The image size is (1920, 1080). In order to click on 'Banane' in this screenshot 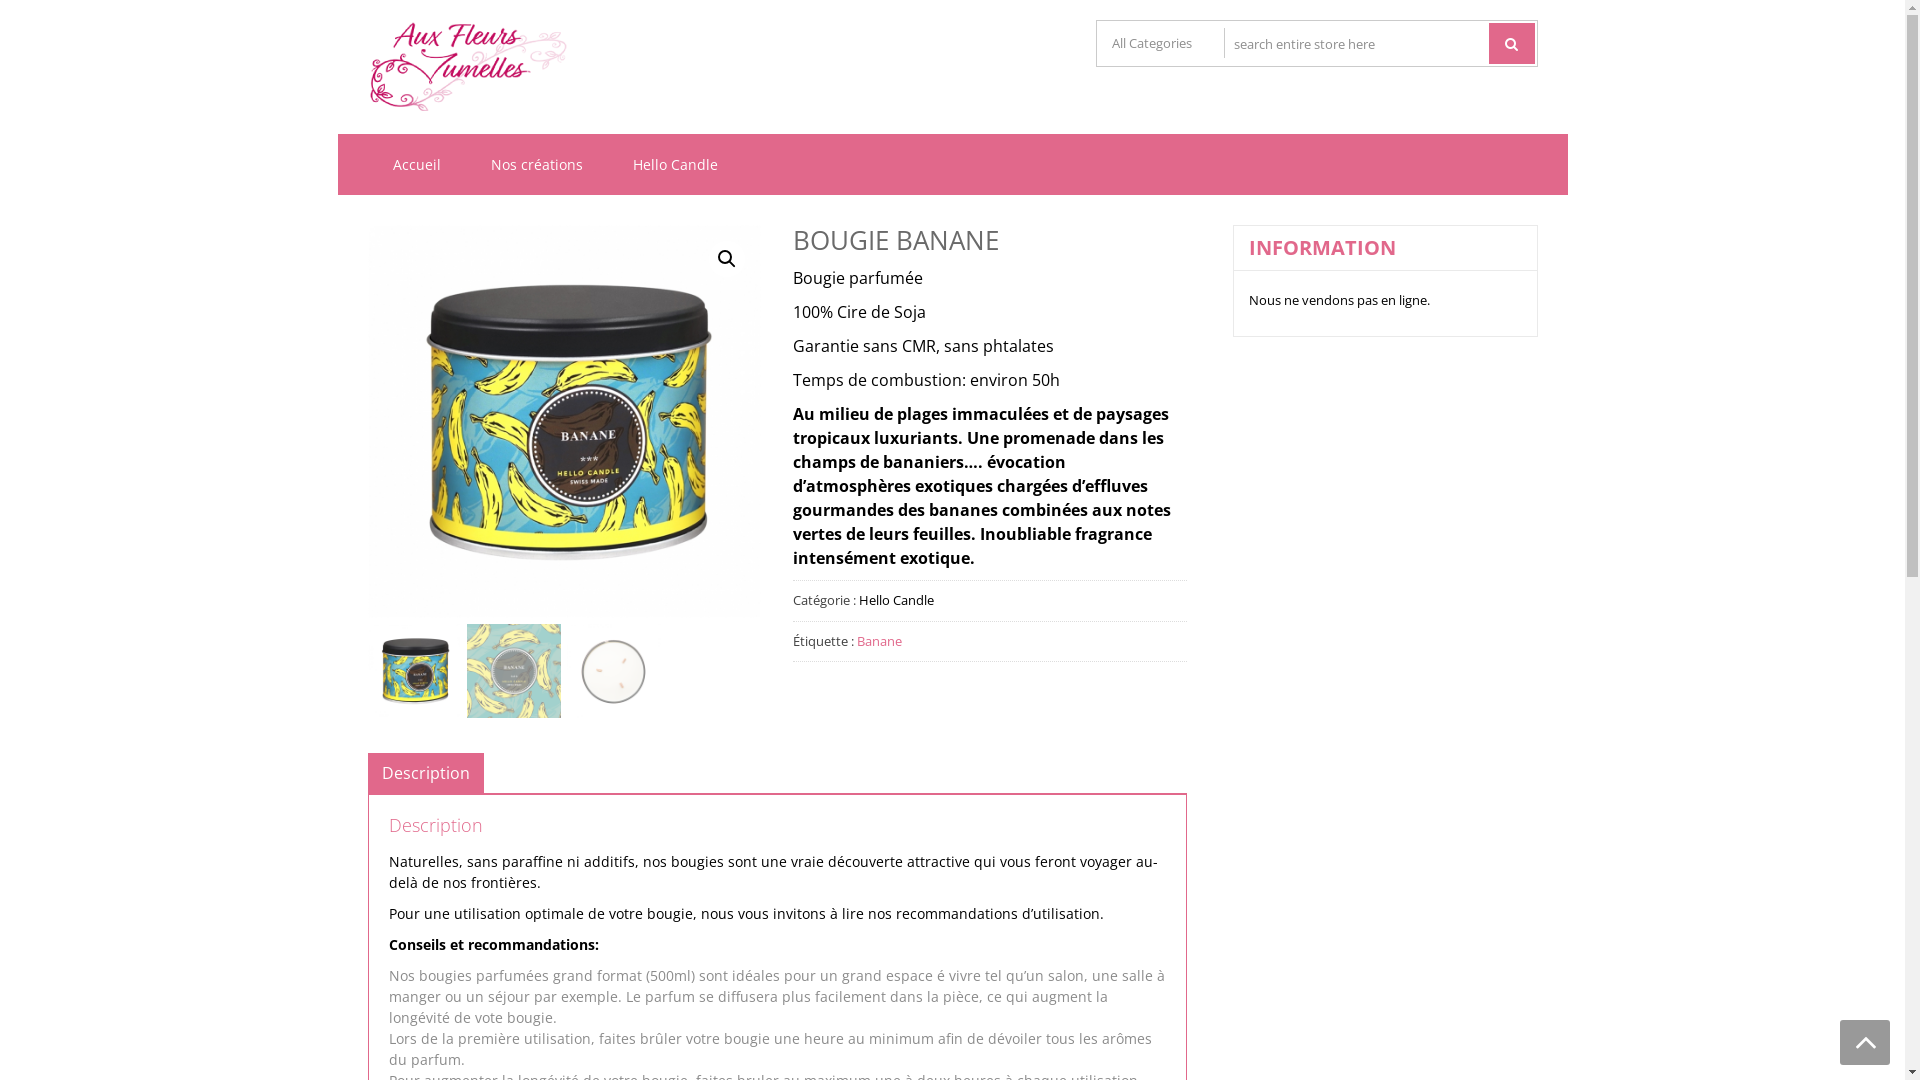, I will do `click(857, 640)`.